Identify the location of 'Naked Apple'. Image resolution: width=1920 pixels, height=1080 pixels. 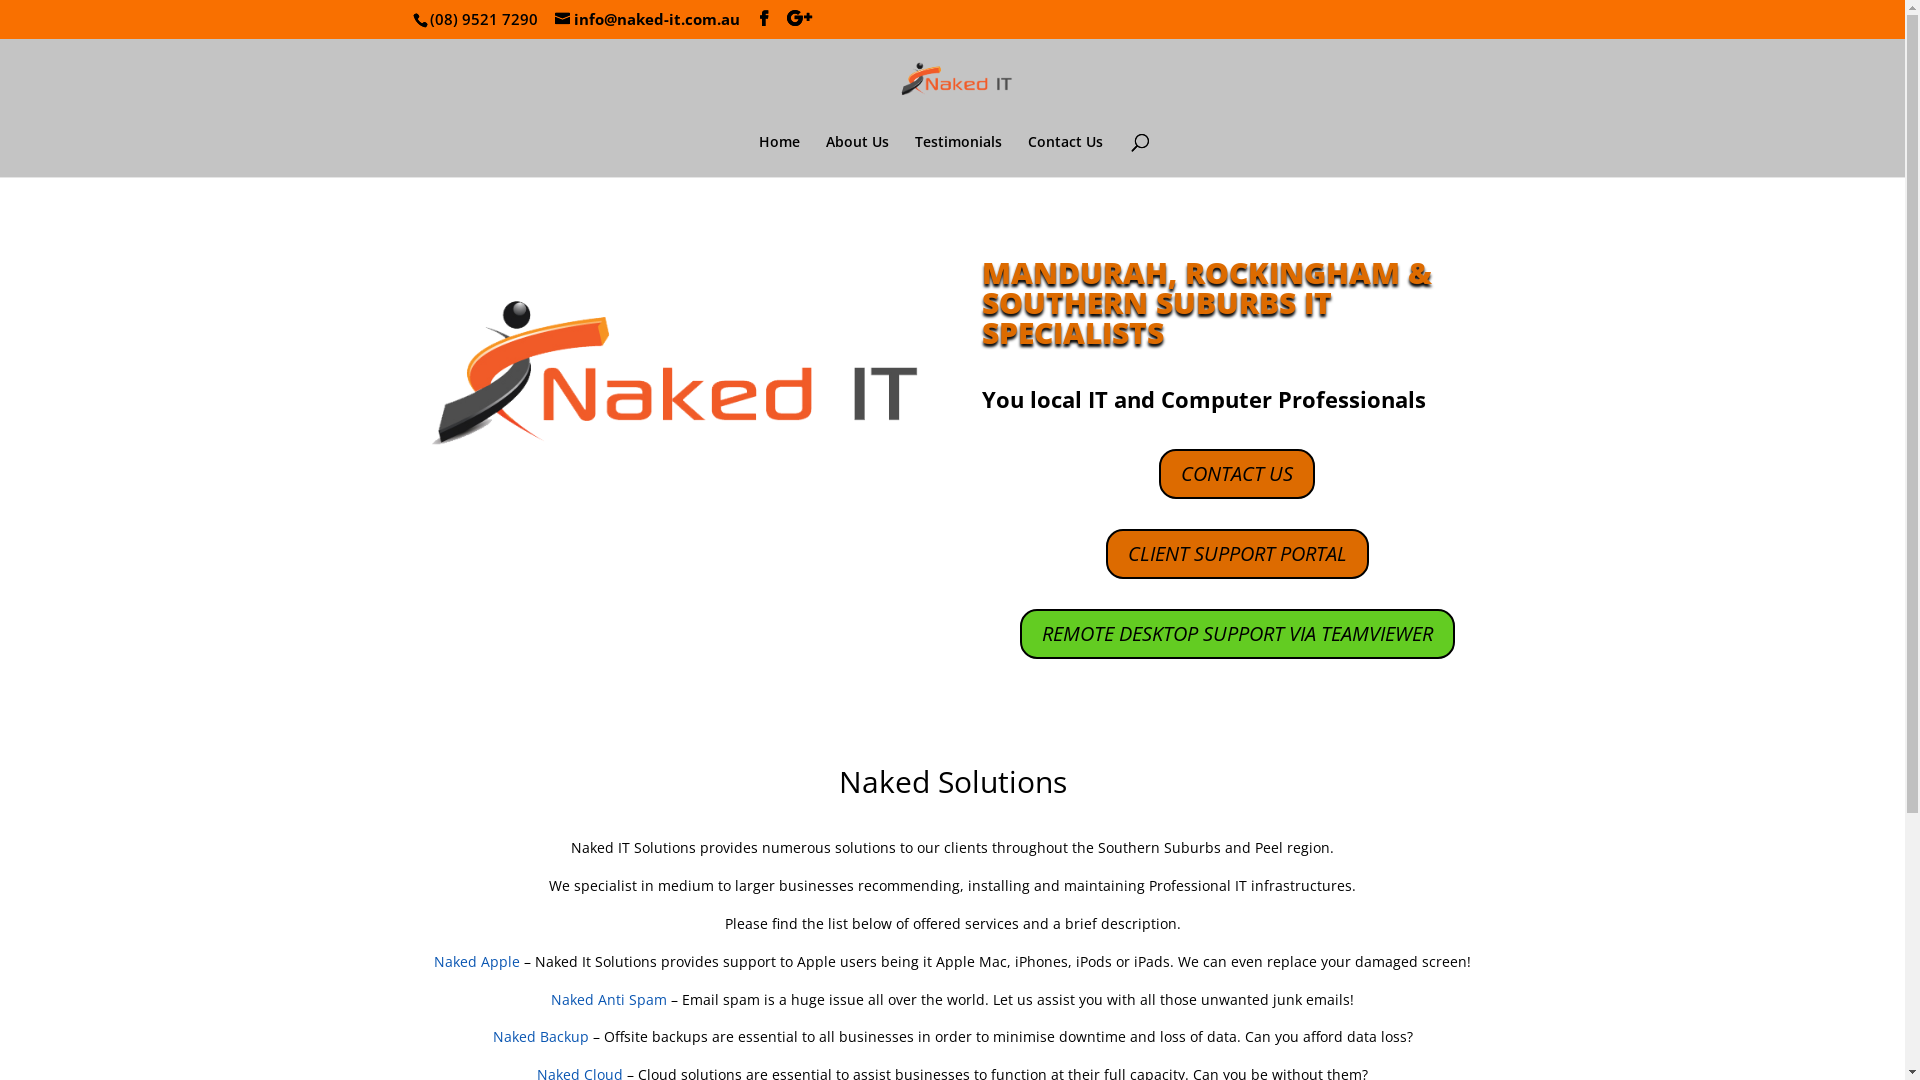
(475, 960).